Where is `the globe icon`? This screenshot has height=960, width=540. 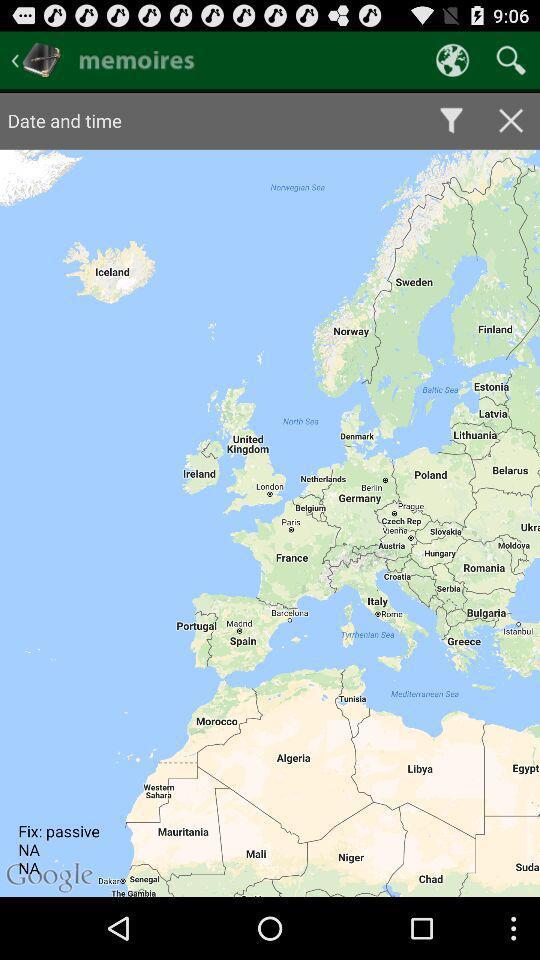 the globe icon is located at coordinates (452, 64).